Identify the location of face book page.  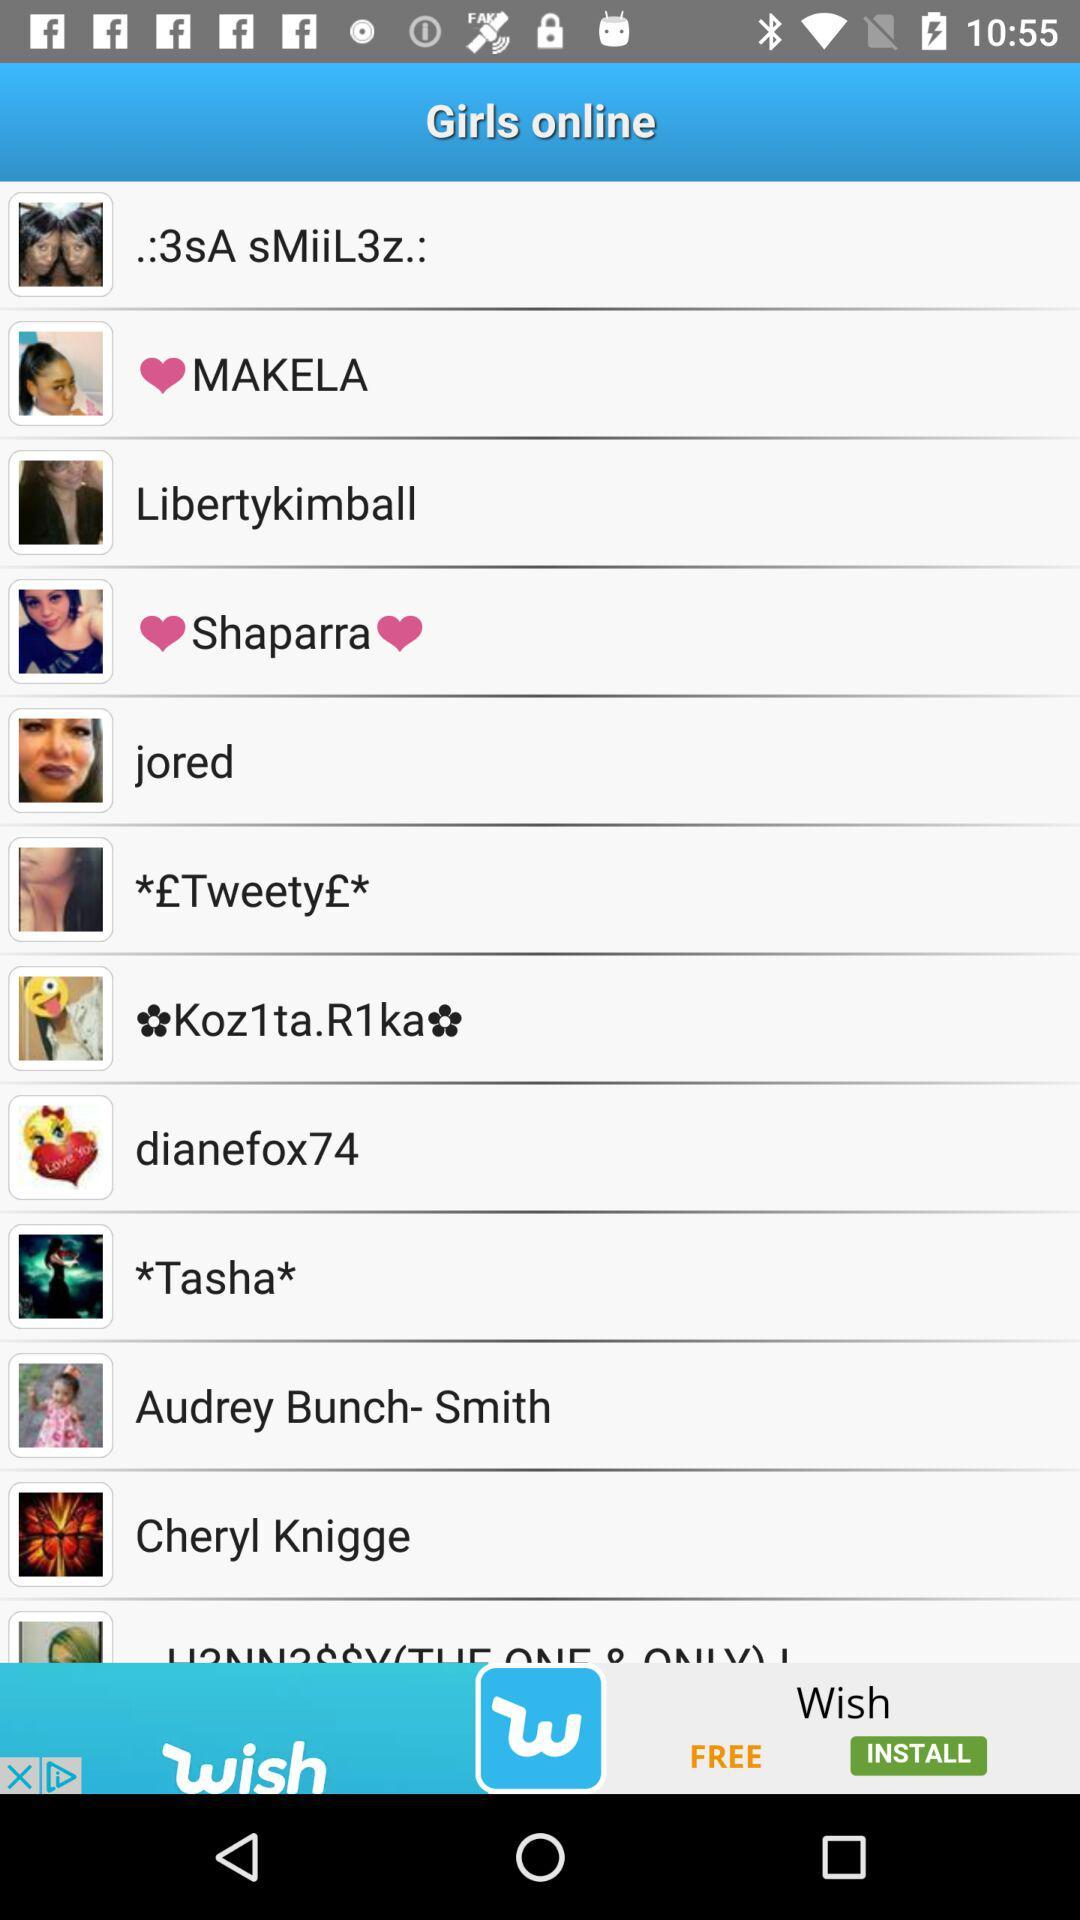
(59, 373).